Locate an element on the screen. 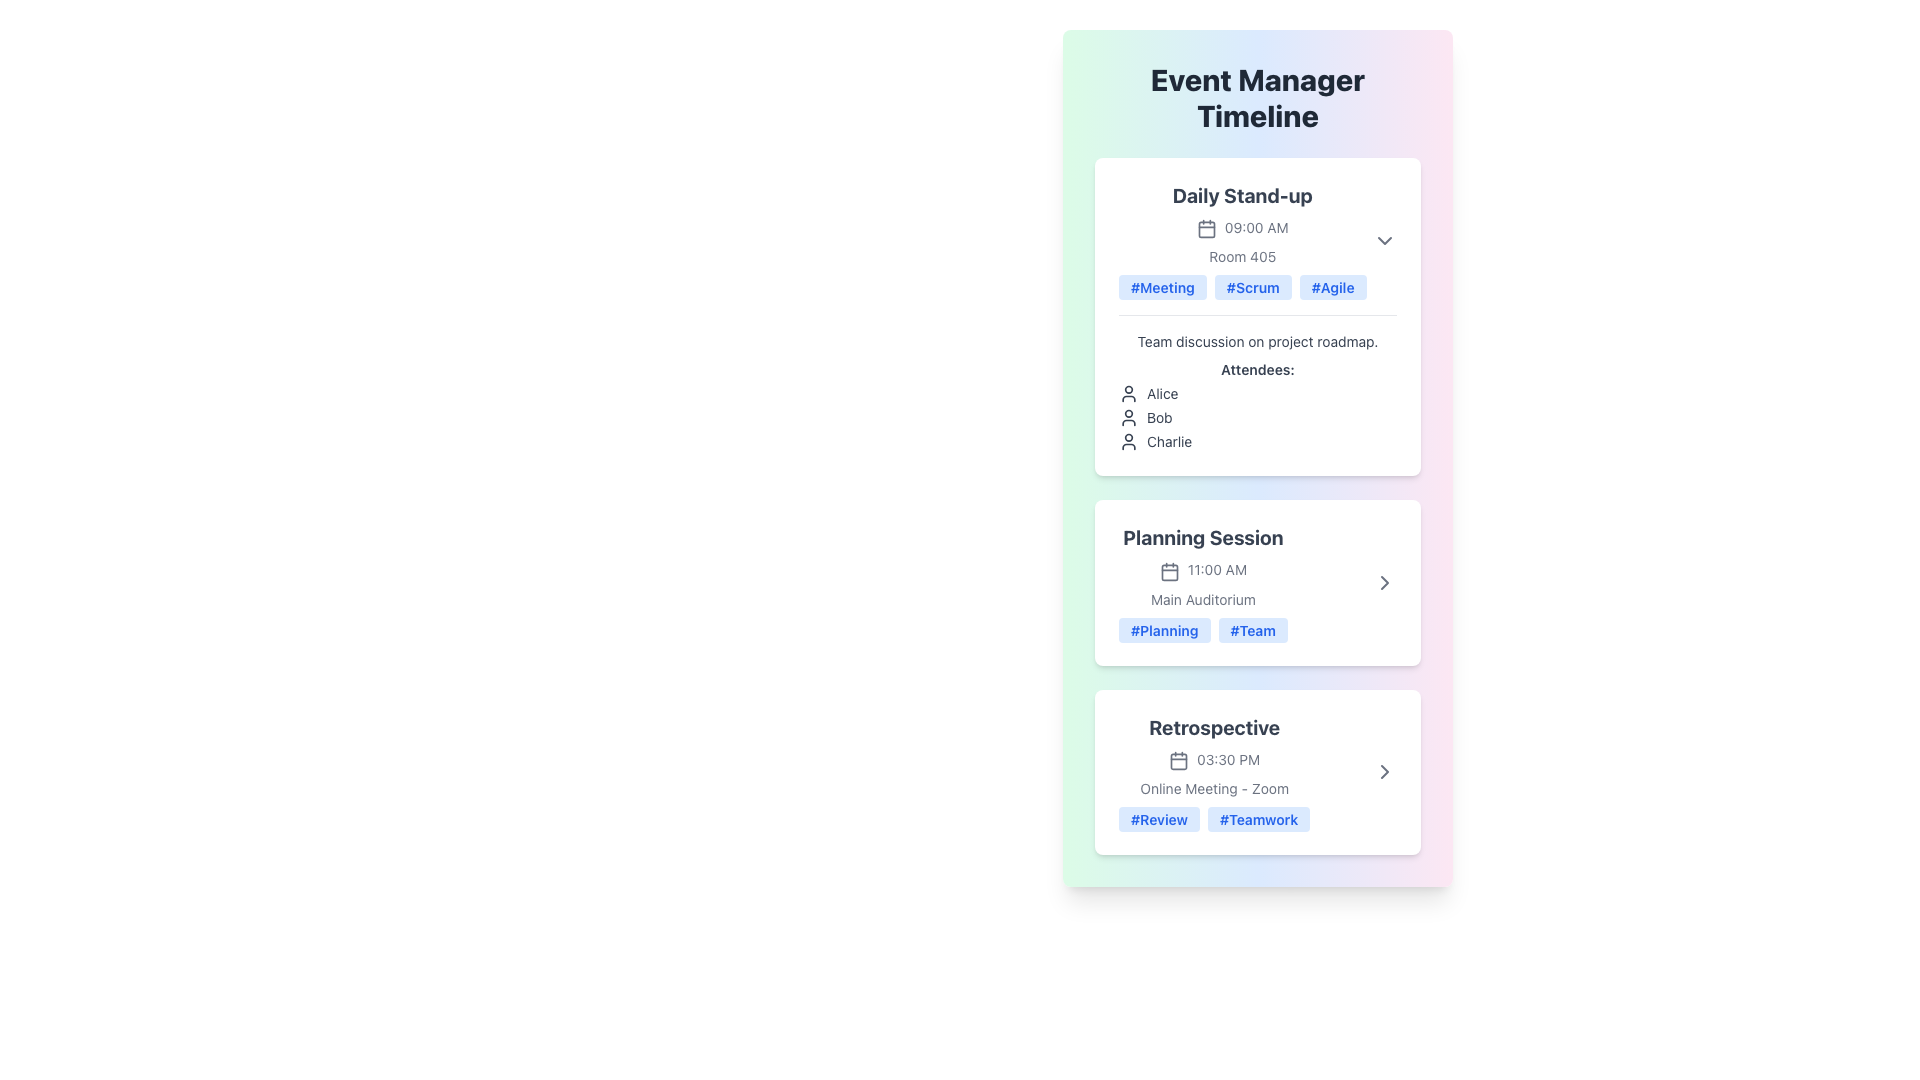 This screenshot has width=1920, height=1080. the second informational card in the 'Event Manager Timeline' section is located at coordinates (1256, 582).